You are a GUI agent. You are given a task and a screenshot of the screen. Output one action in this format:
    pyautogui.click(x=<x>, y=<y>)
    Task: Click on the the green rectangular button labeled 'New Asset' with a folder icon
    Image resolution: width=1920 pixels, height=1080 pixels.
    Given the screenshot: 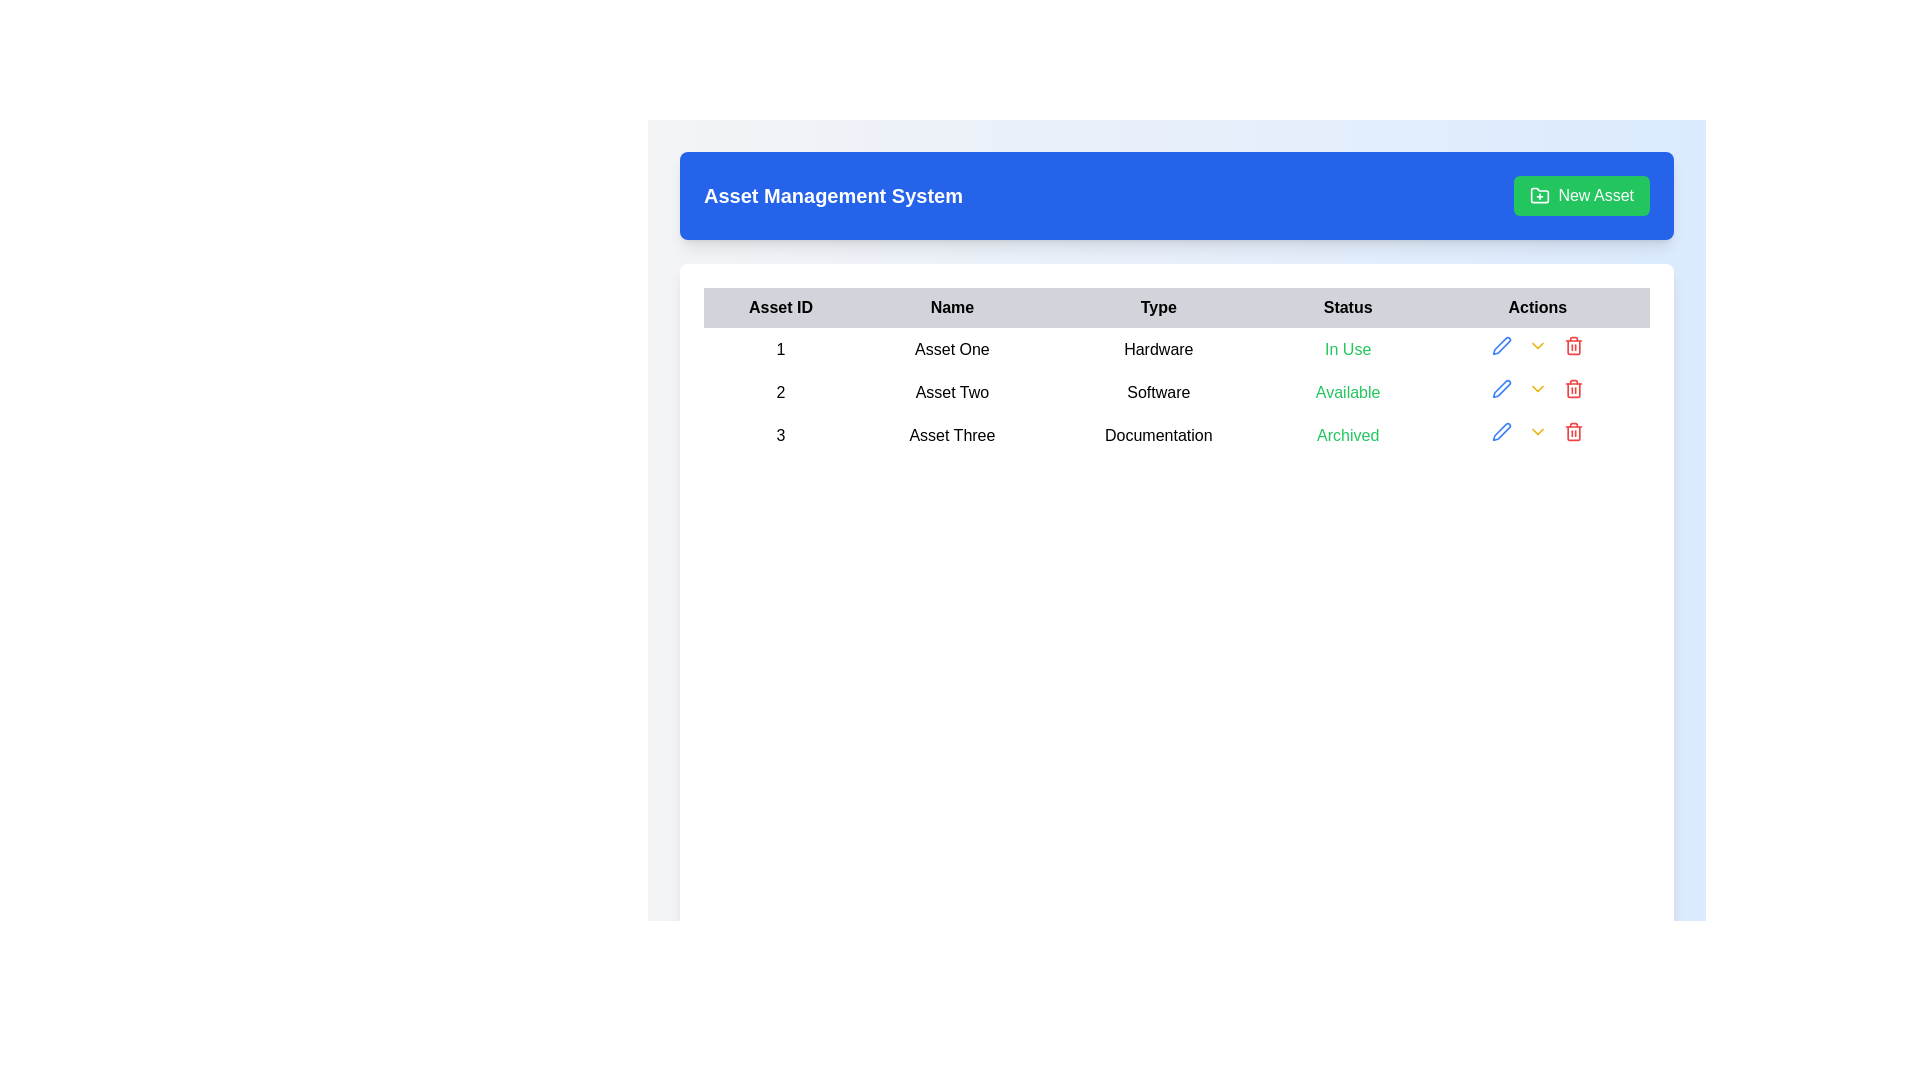 What is the action you would take?
    pyautogui.click(x=1581, y=196)
    